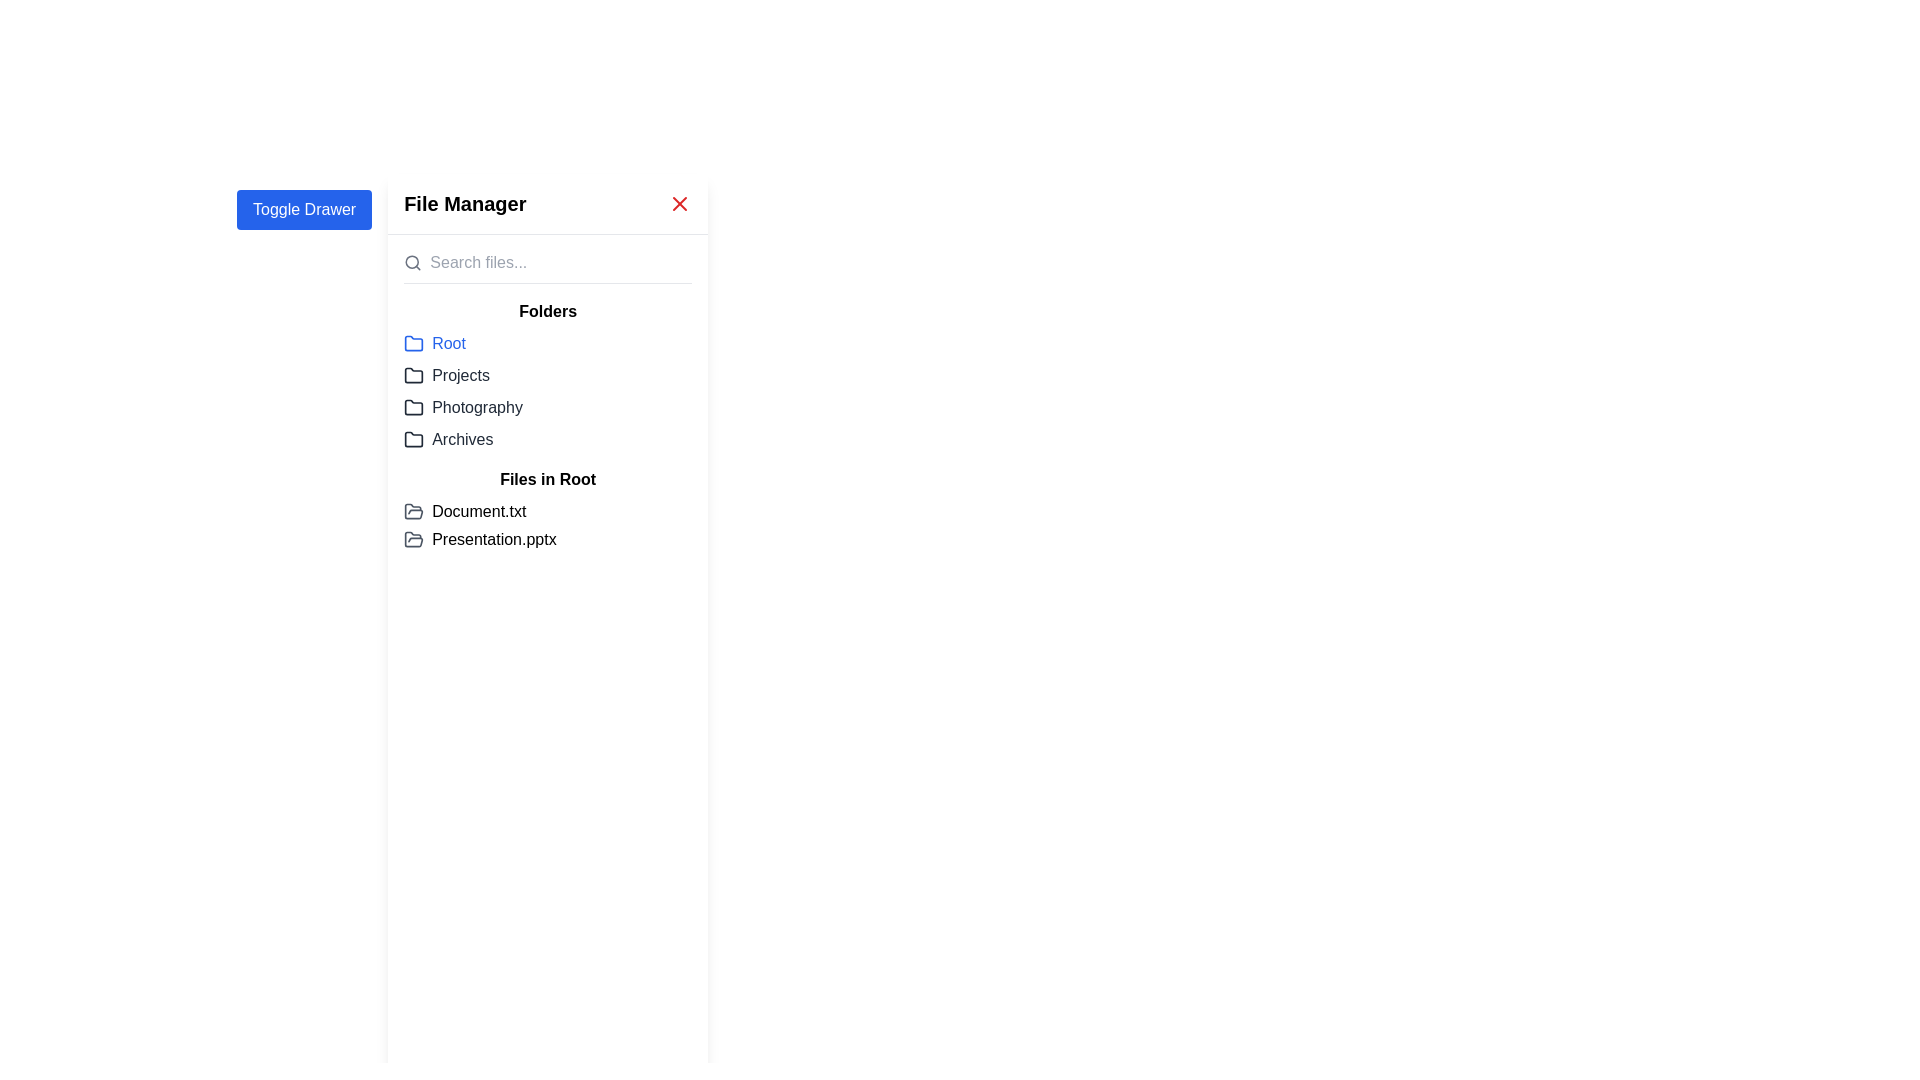  I want to click on the 'Root' folder icon located in the top-left portion of the File Manager panel to focus on the Root folder, so click(412, 342).